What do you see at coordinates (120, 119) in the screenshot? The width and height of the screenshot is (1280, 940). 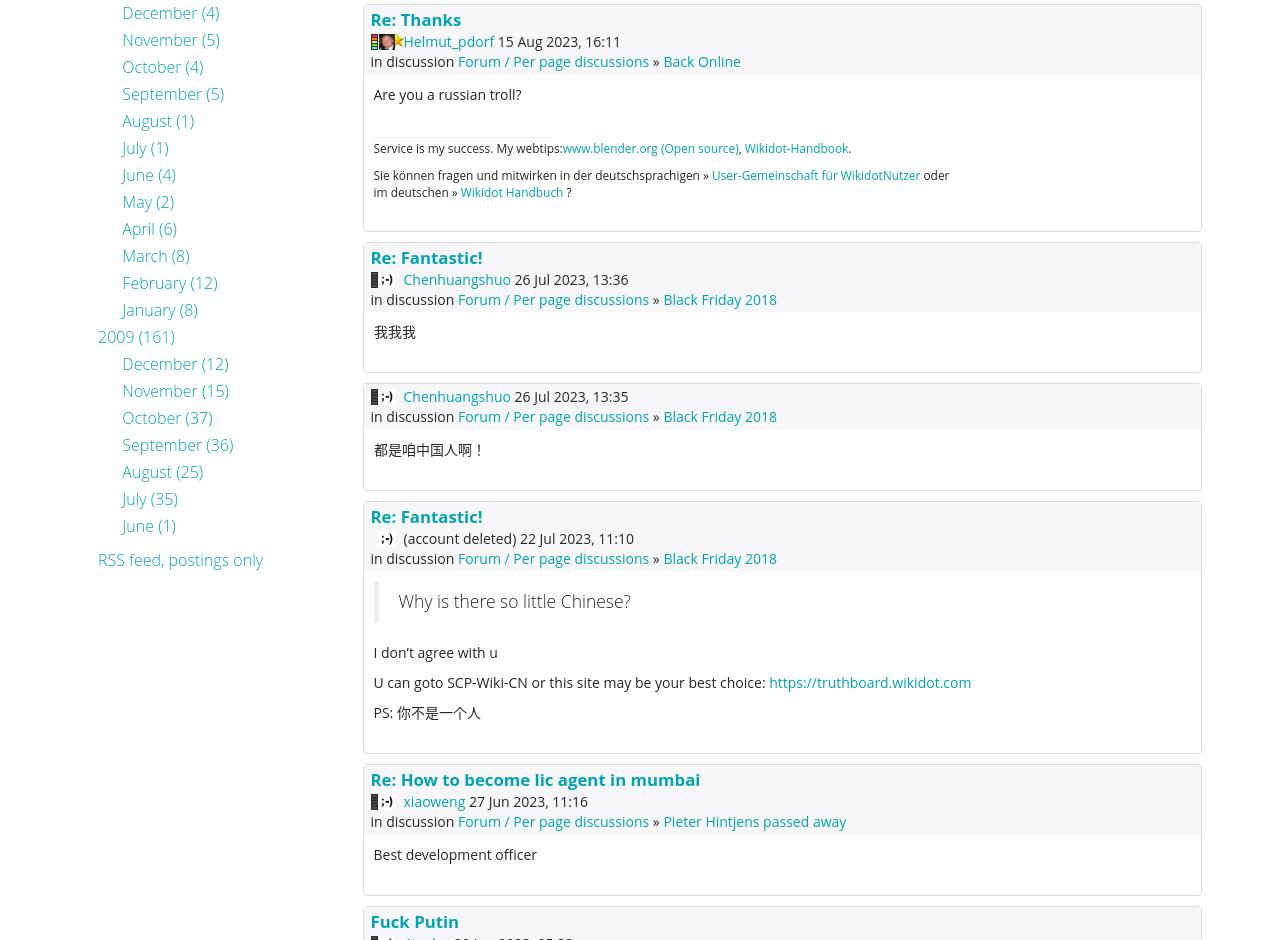 I see `'August (1)'` at bounding box center [120, 119].